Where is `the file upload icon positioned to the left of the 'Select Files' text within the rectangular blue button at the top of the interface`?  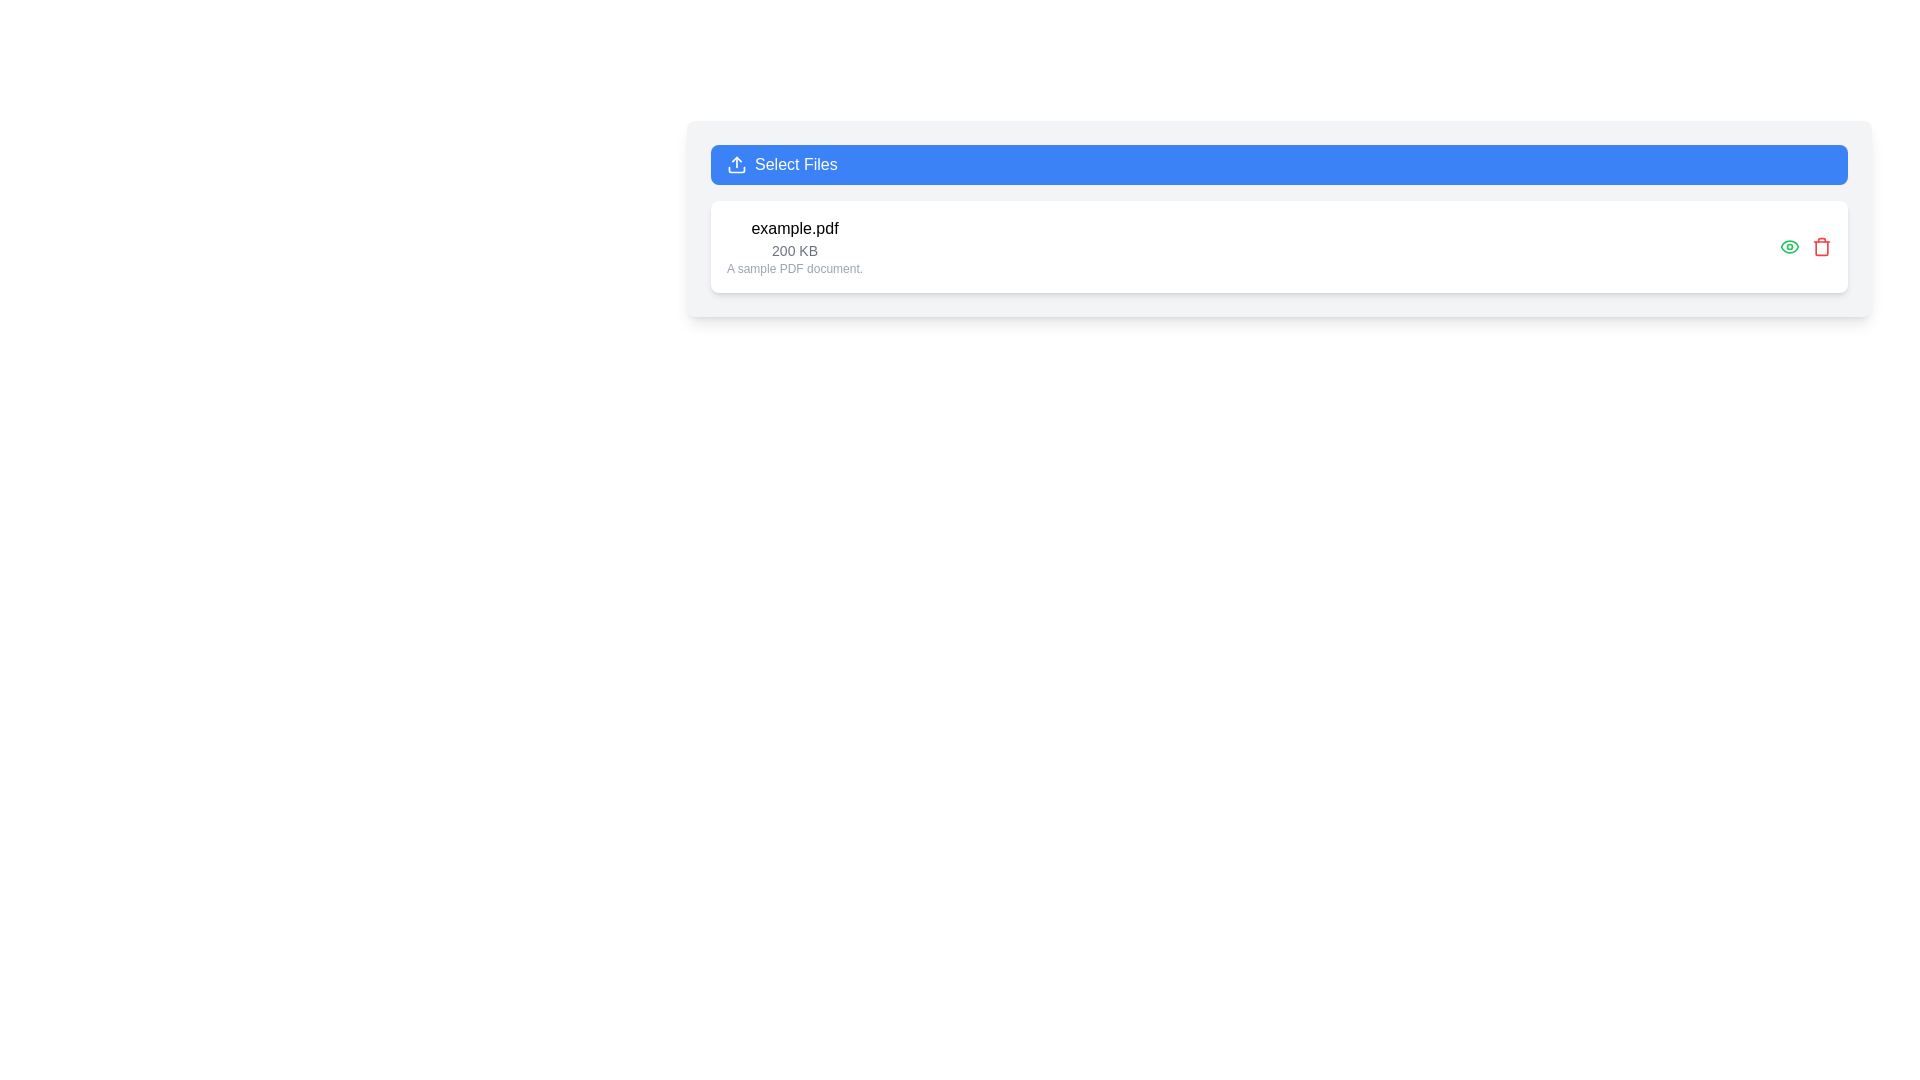
the file upload icon positioned to the left of the 'Select Files' text within the rectangular blue button at the top of the interface is located at coordinates (736, 164).